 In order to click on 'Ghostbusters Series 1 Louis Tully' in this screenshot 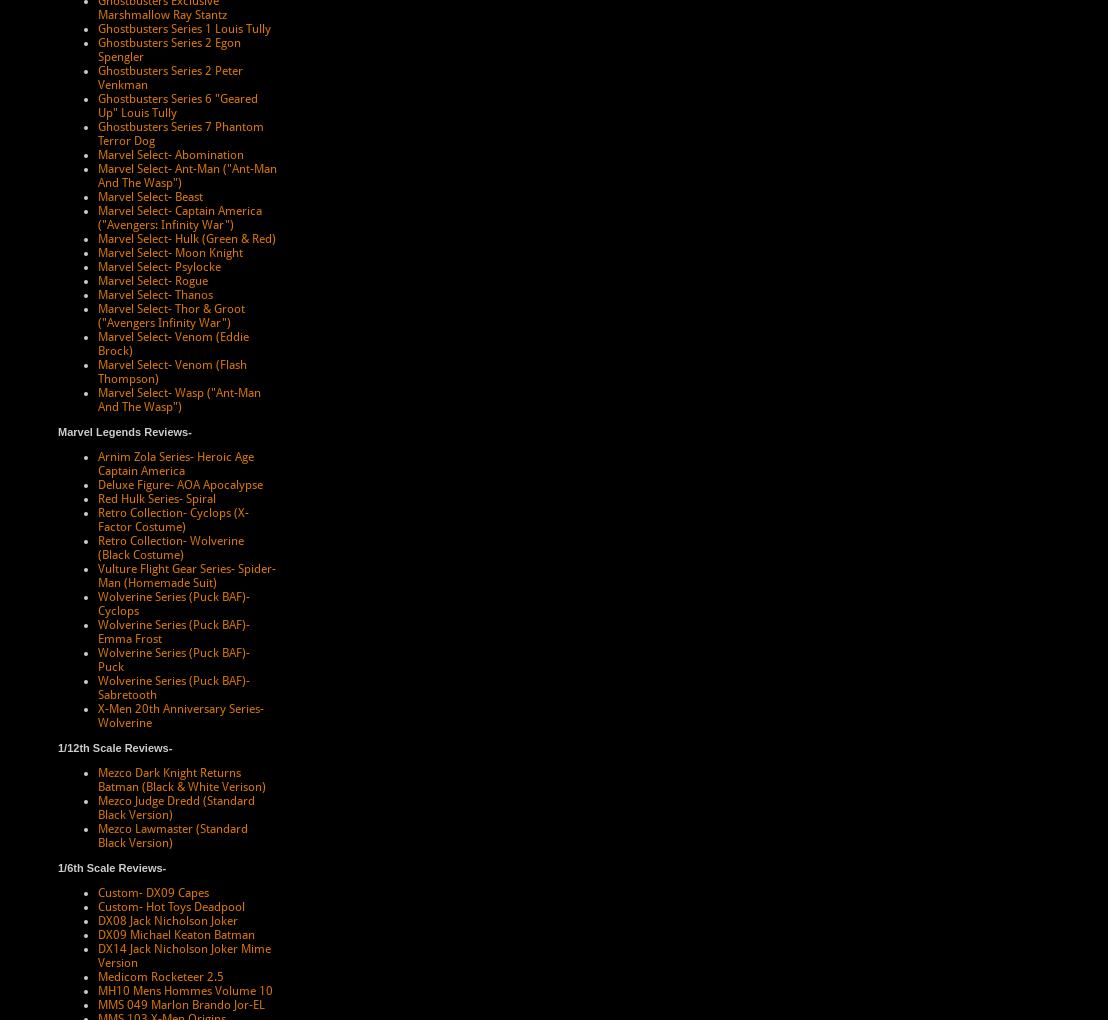, I will do `click(183, 27)`.